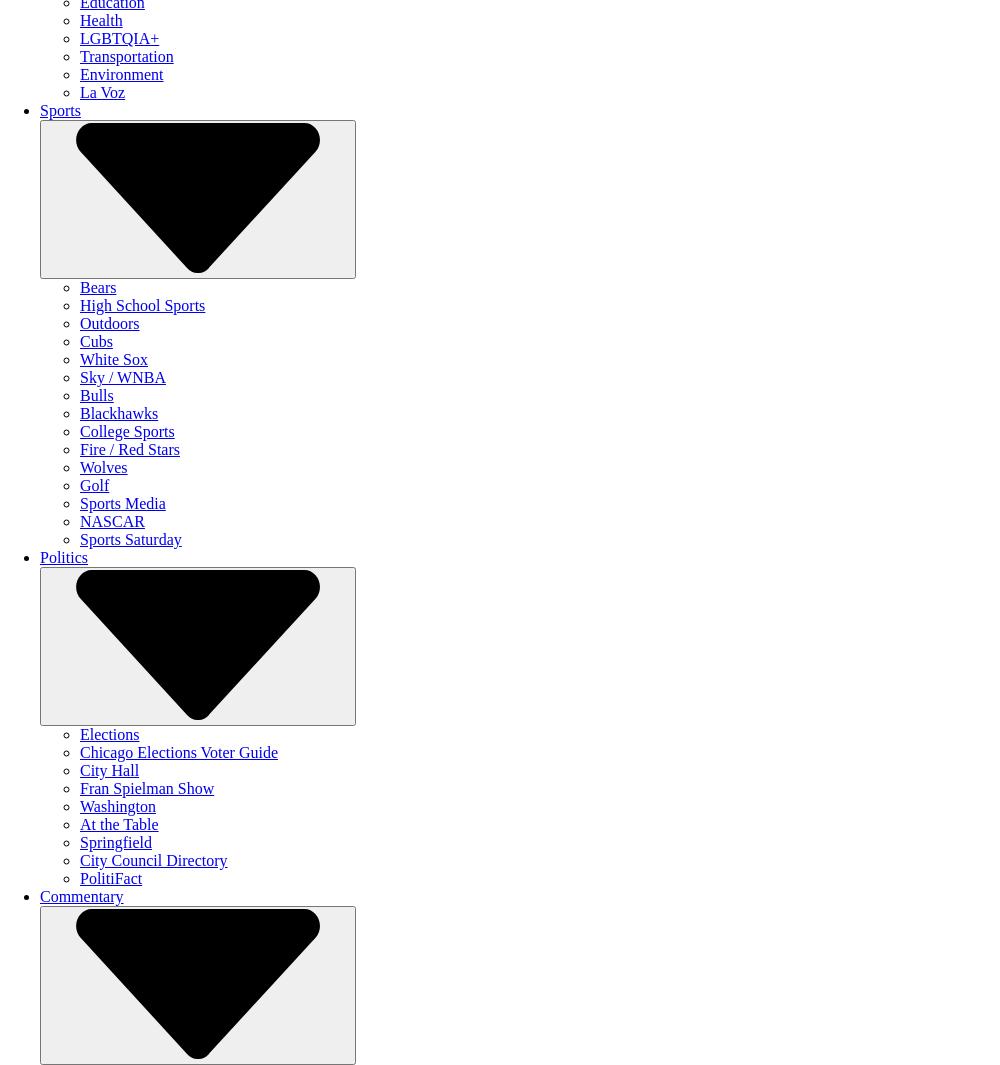 The width and height of the screenshot is (1000, 1065). Describe the element at coordinates (79, 91) in the screenshot. I see `'La Voz'` at that location.